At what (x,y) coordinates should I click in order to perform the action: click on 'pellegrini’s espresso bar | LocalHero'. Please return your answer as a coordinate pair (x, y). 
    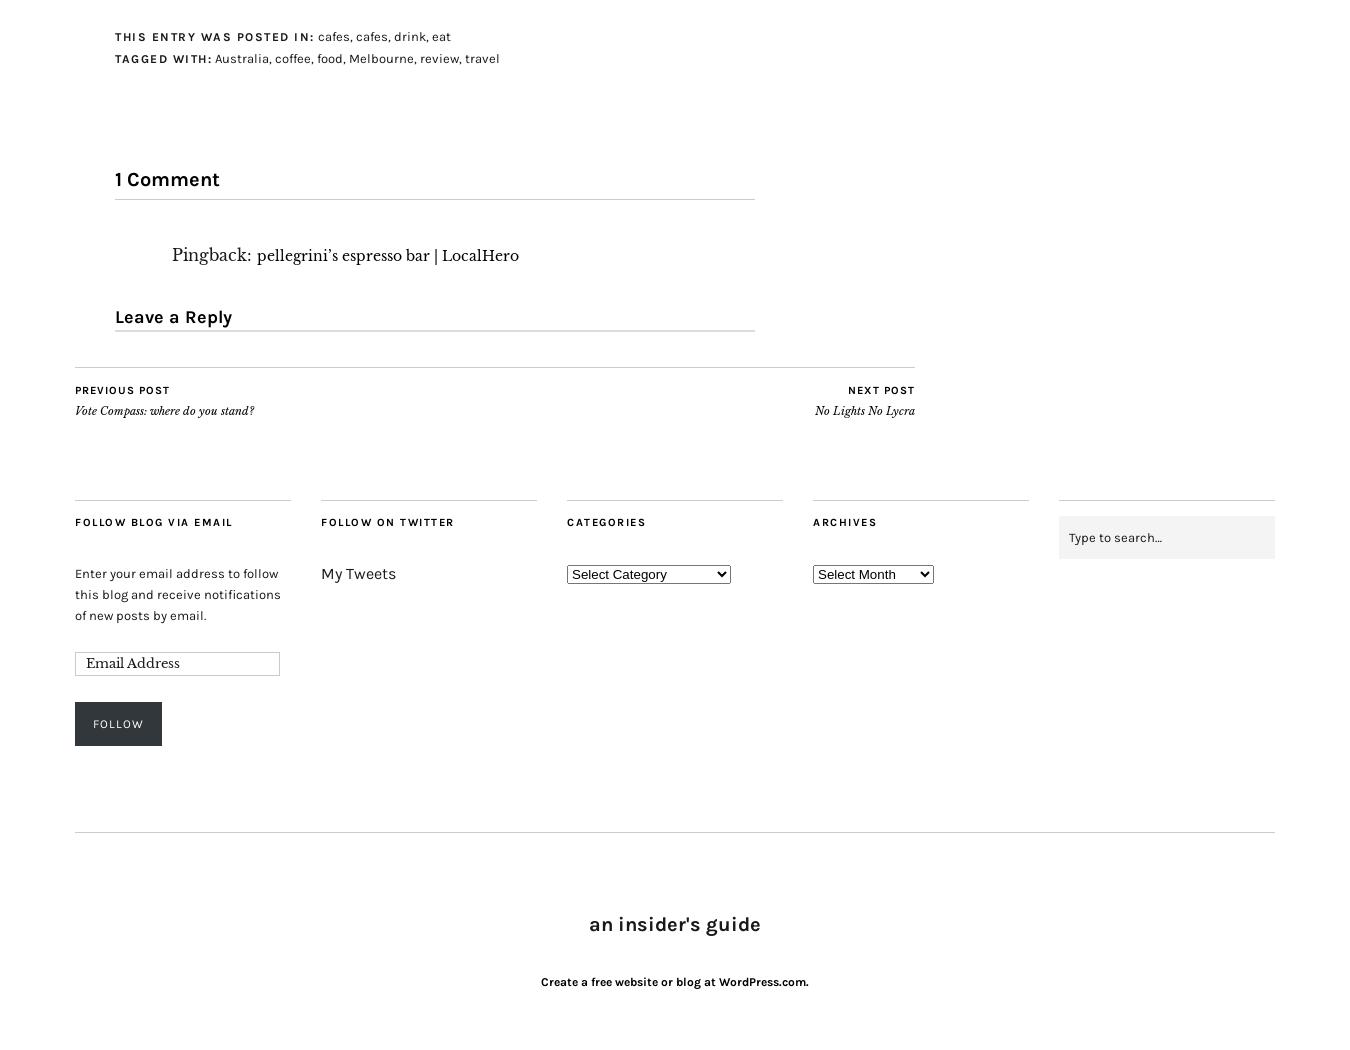
    Looking at the image, I should click on (387, 255).